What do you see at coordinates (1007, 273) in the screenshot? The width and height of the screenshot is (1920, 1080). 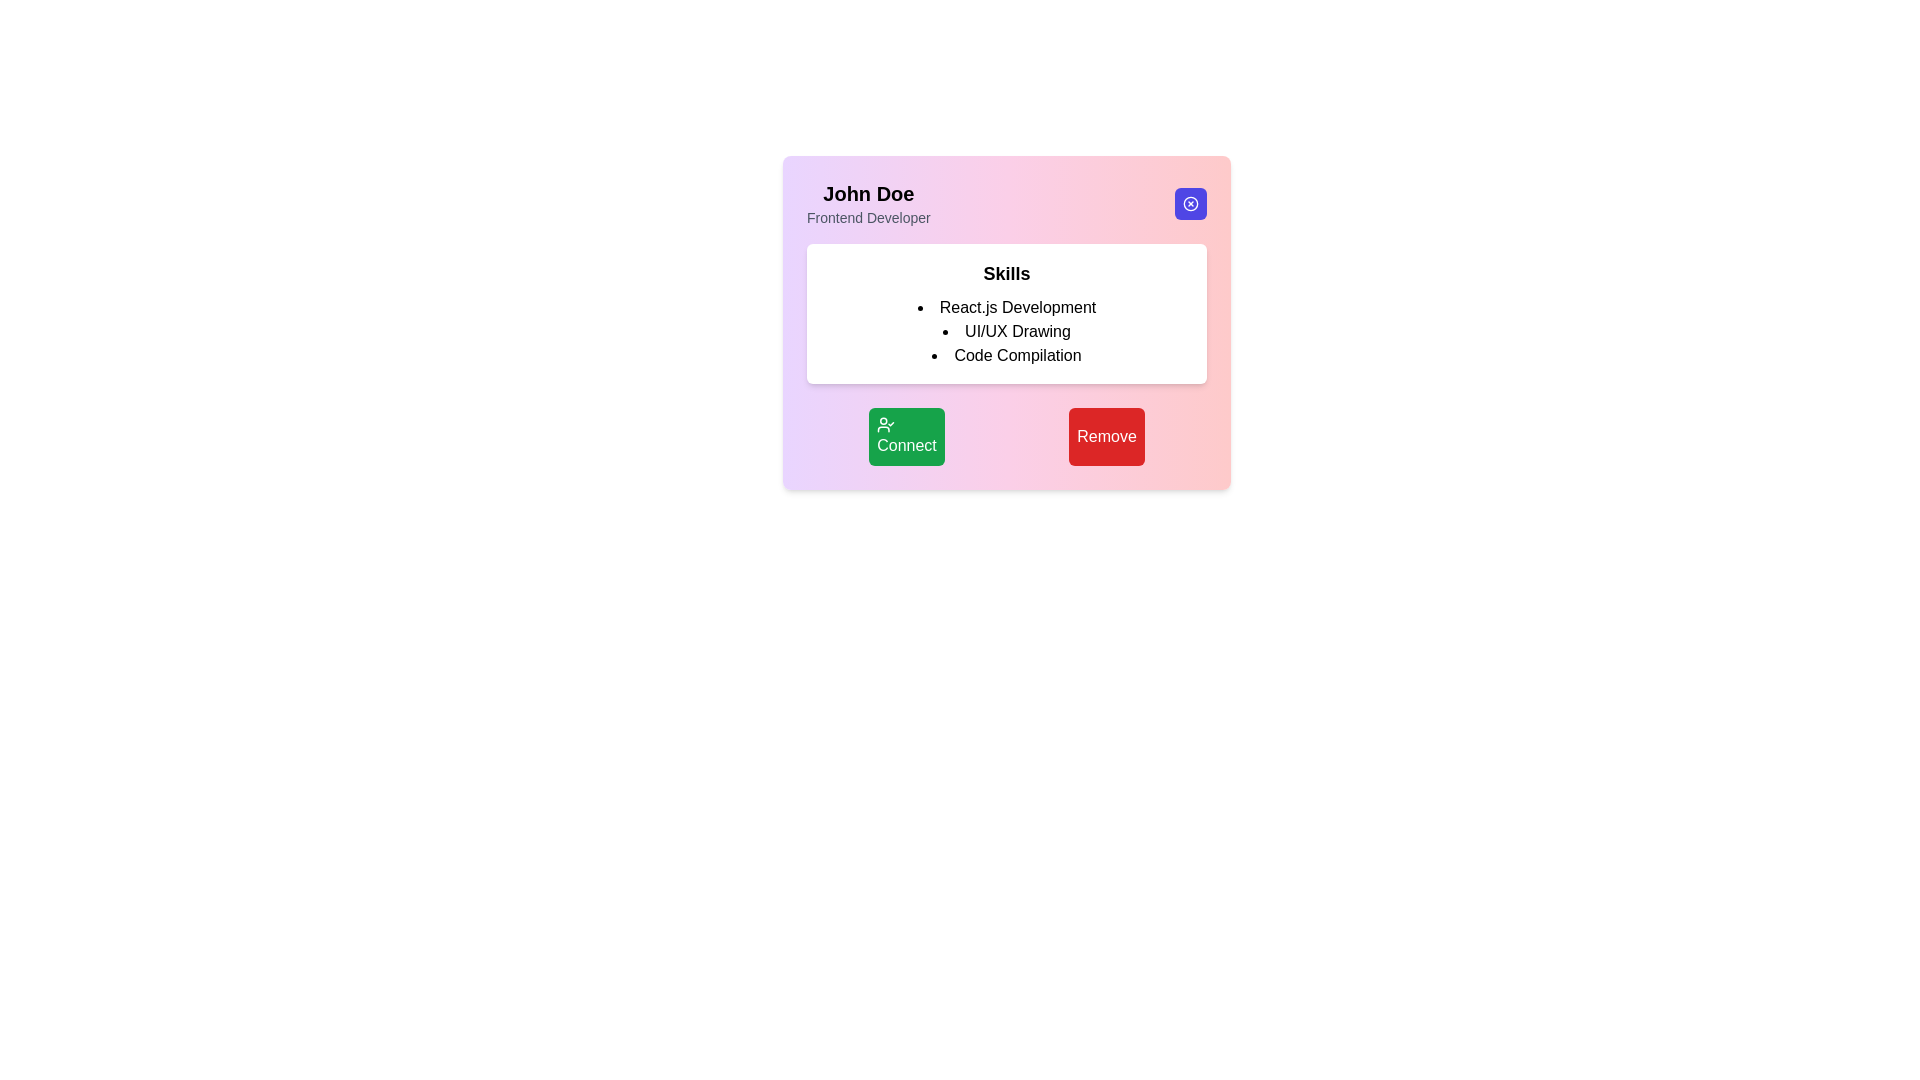 I see `the Text label that serves as a section title for the skills list, located at the top of a white rectangular box` at bounding box center [1007, 273].